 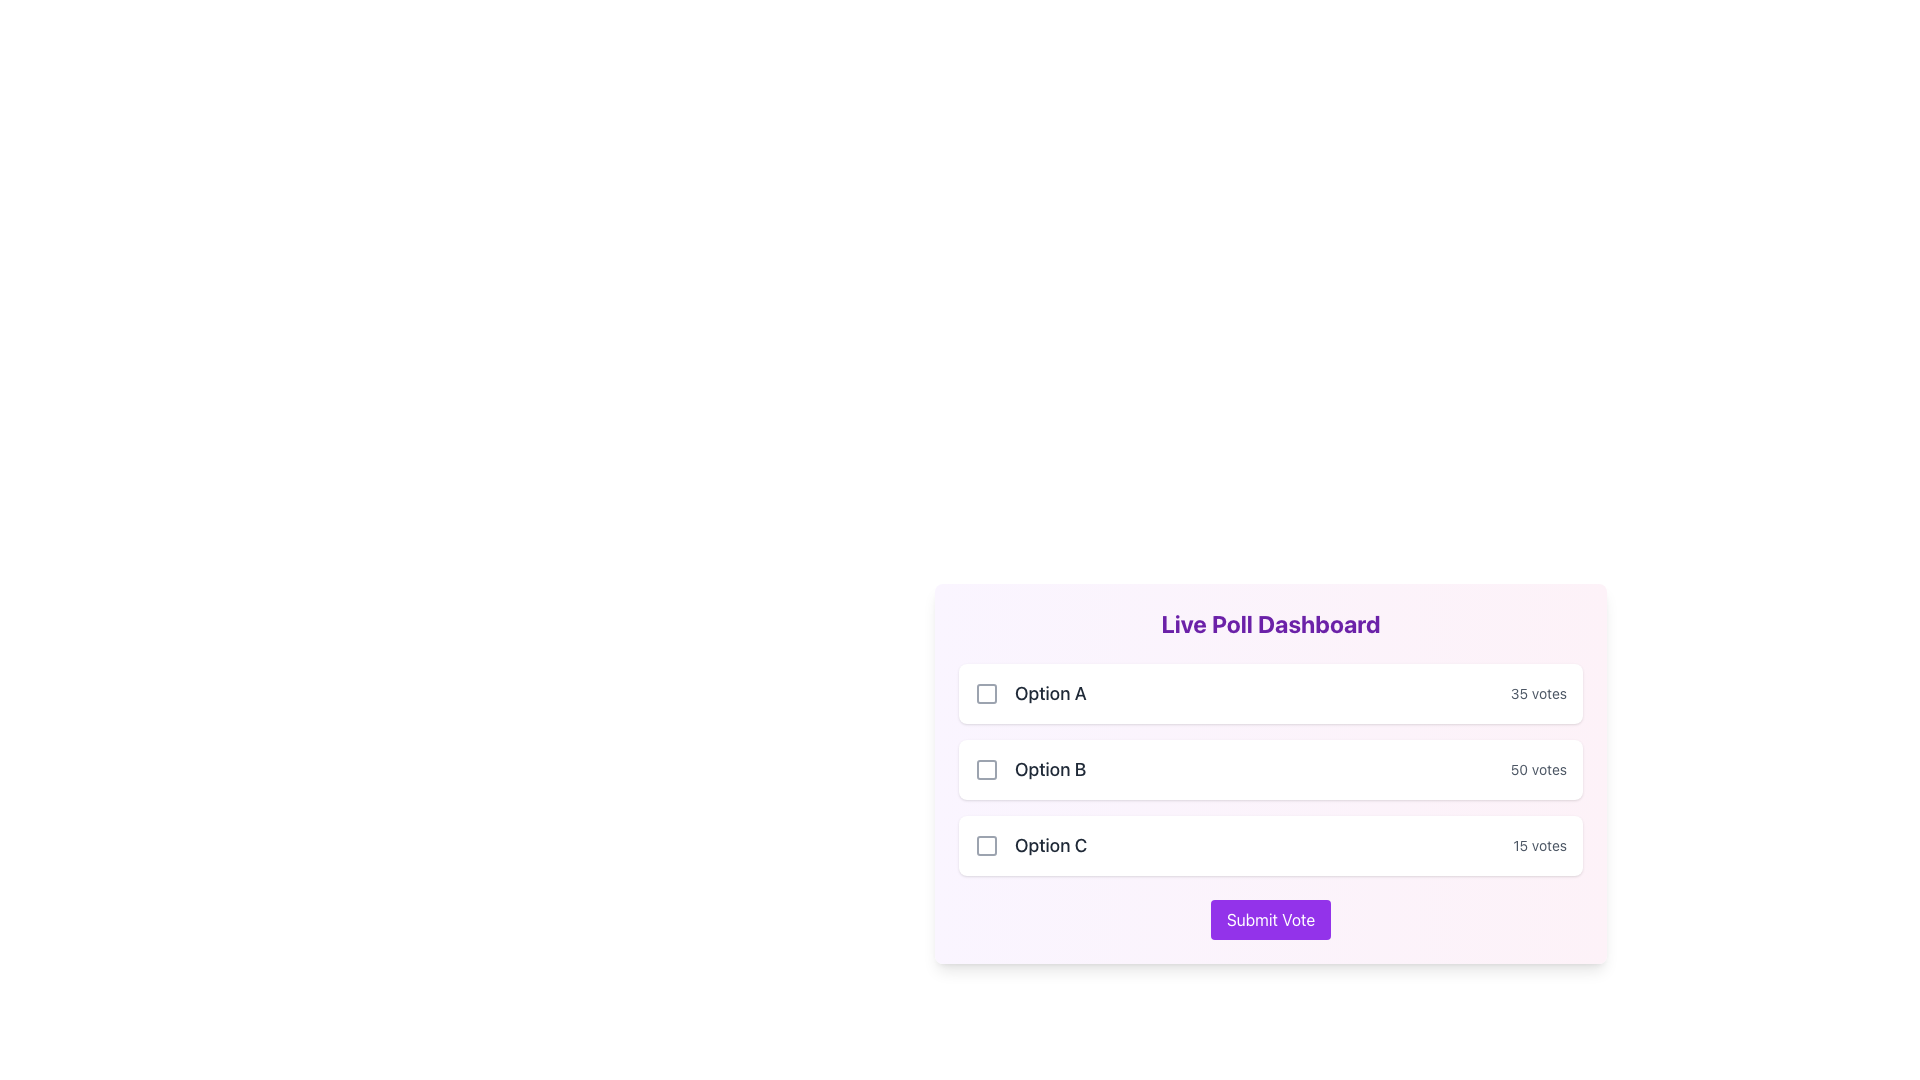 I want to click on the checkbox option in the Live Poll Dashboard, so click(x=1270, y=769).